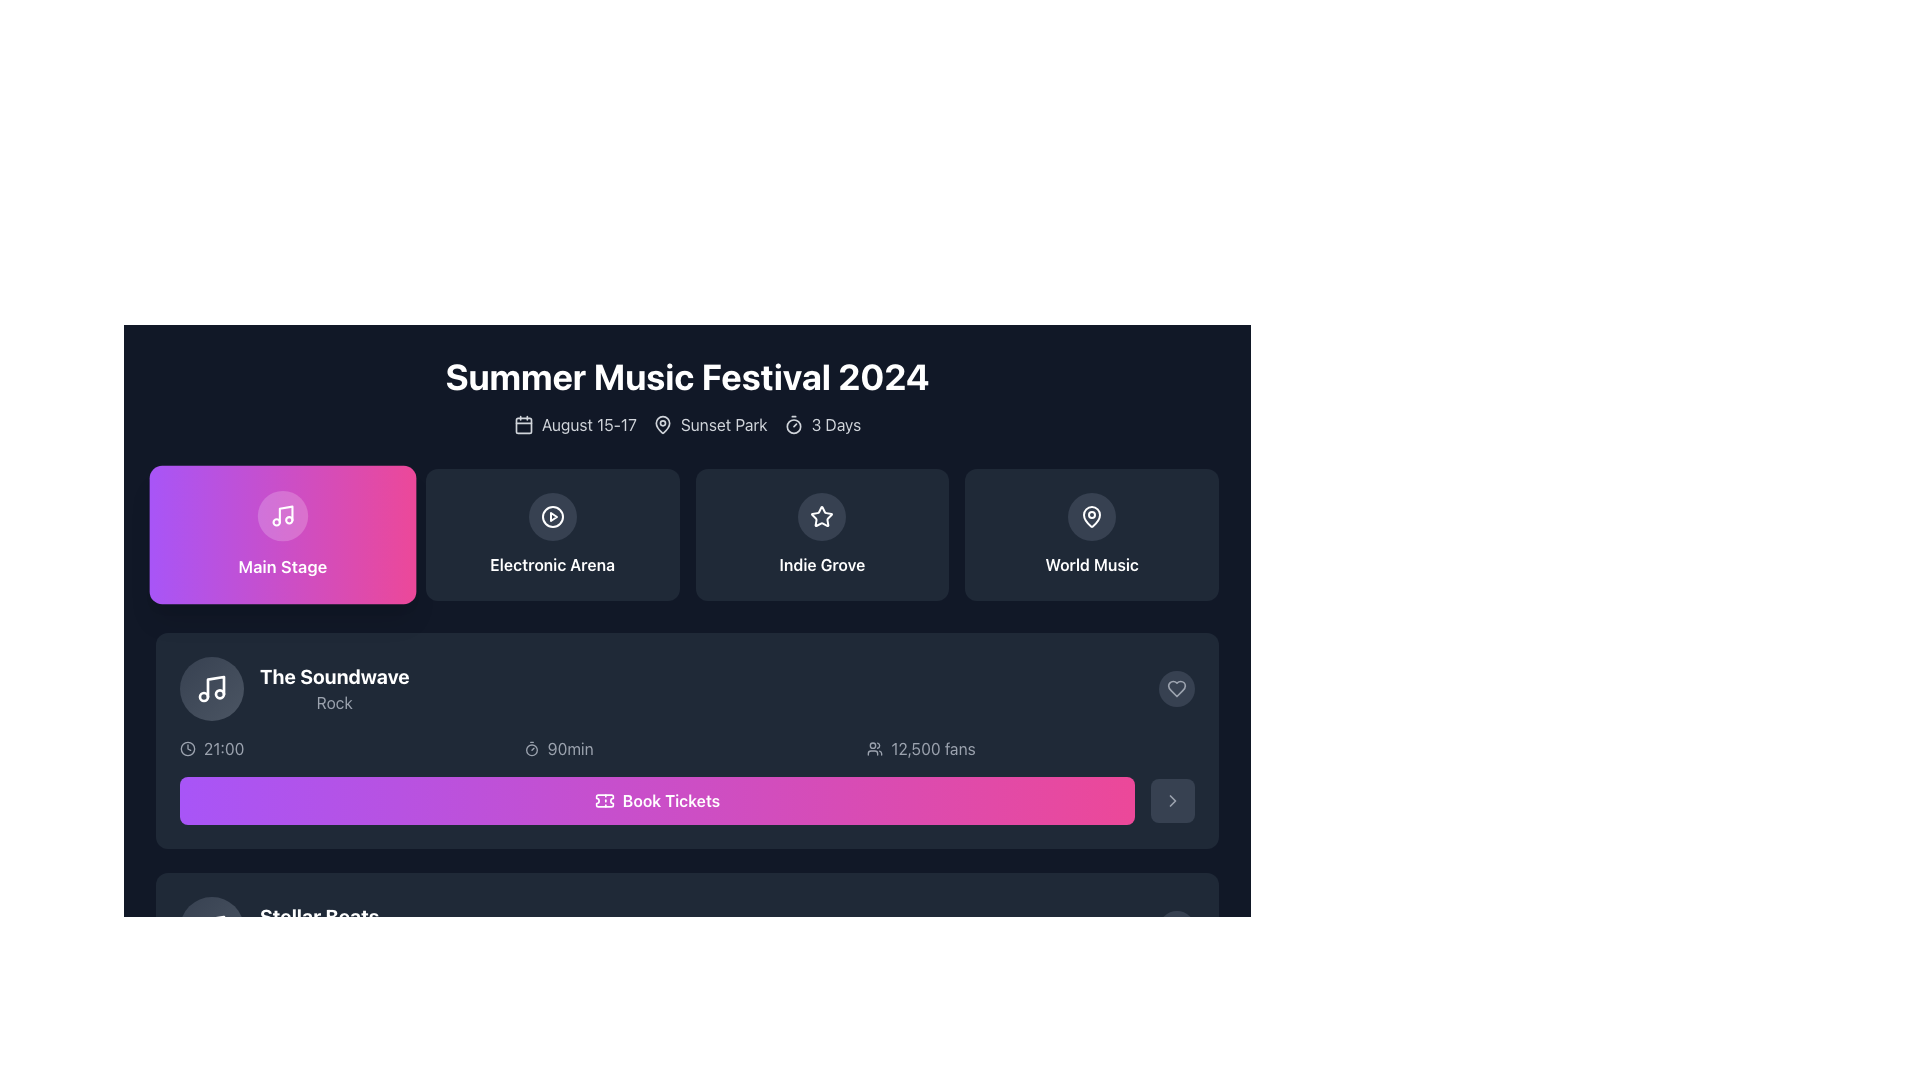 The width and height of the screenshot is (1920, 1080). Describe the element at coordinates (822, 534) in the screenshot. I see `the 'Indie Grove' button located` at that location.